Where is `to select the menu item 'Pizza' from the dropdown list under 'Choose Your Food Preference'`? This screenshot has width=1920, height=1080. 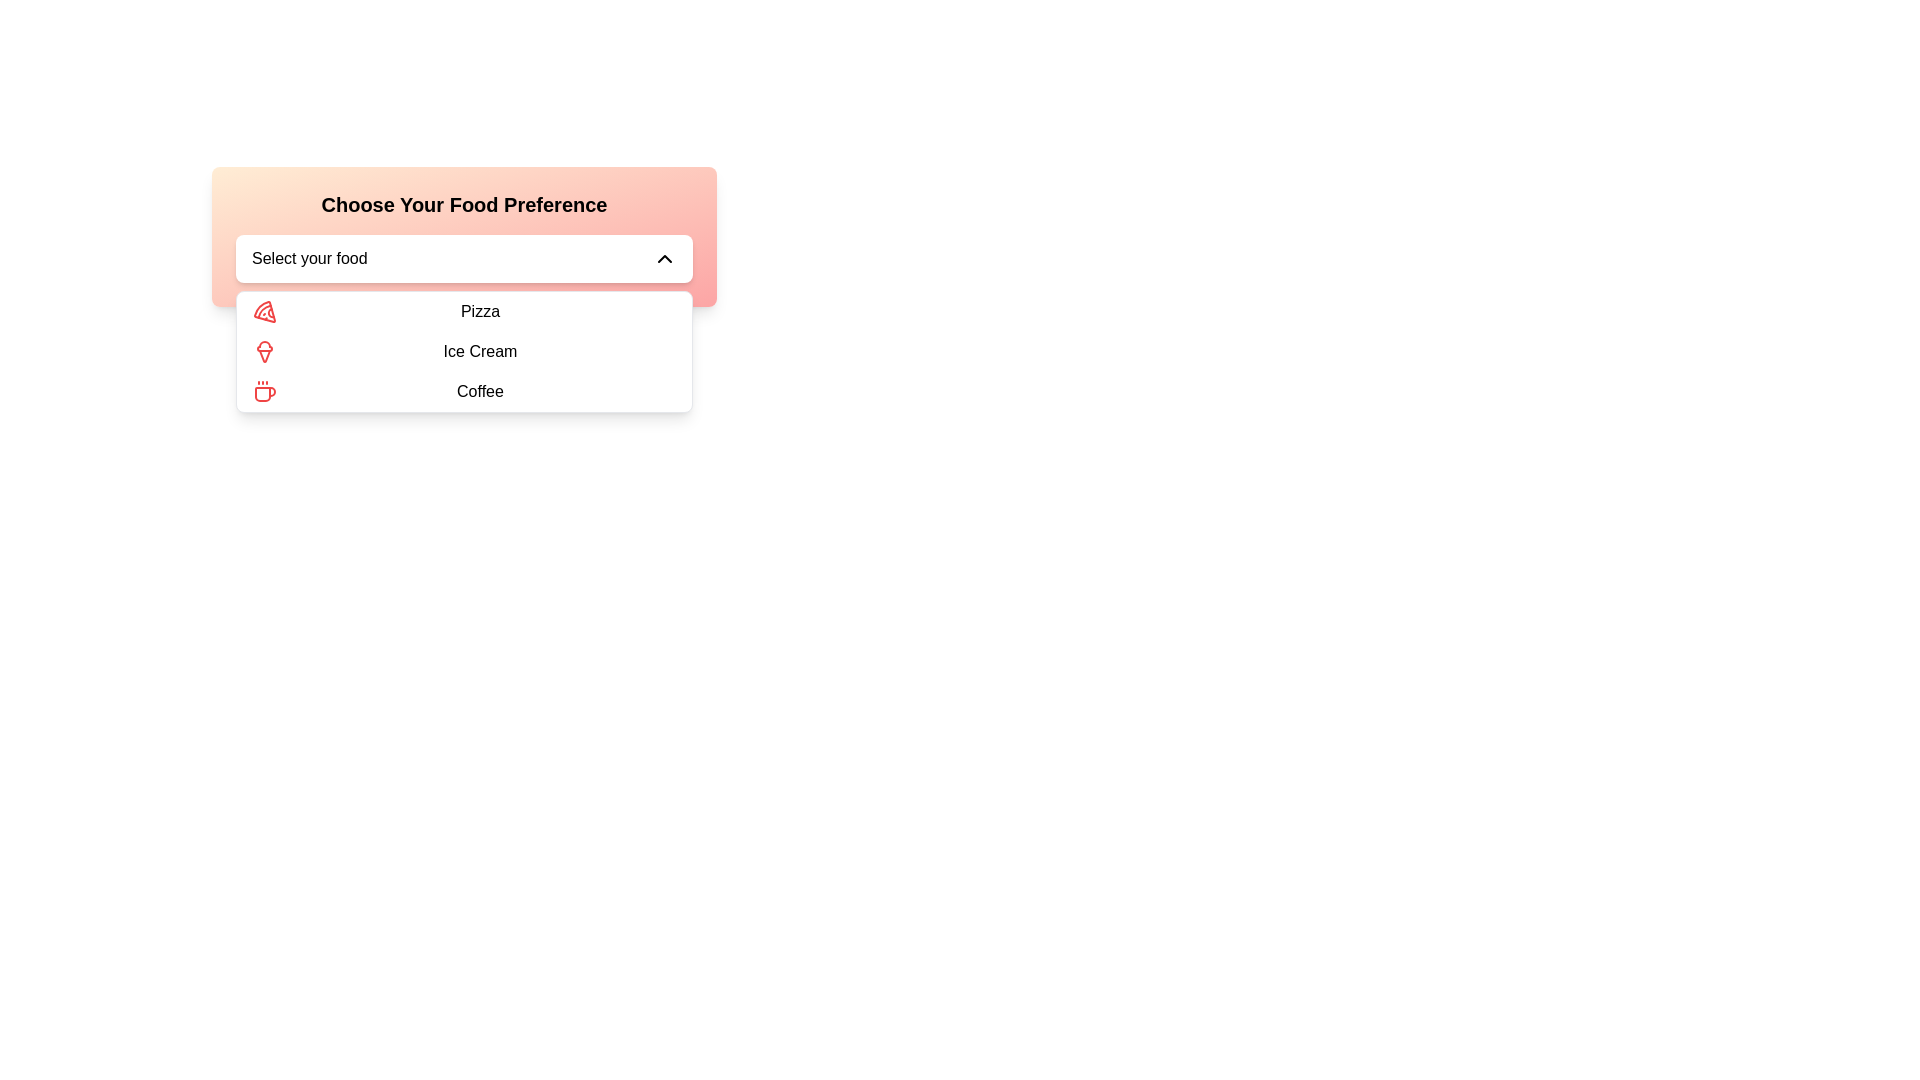
to select the menu item 'Pizza' from the dropdown list under 'Choose Your Food Preference' is located at coordinates (463, 312).